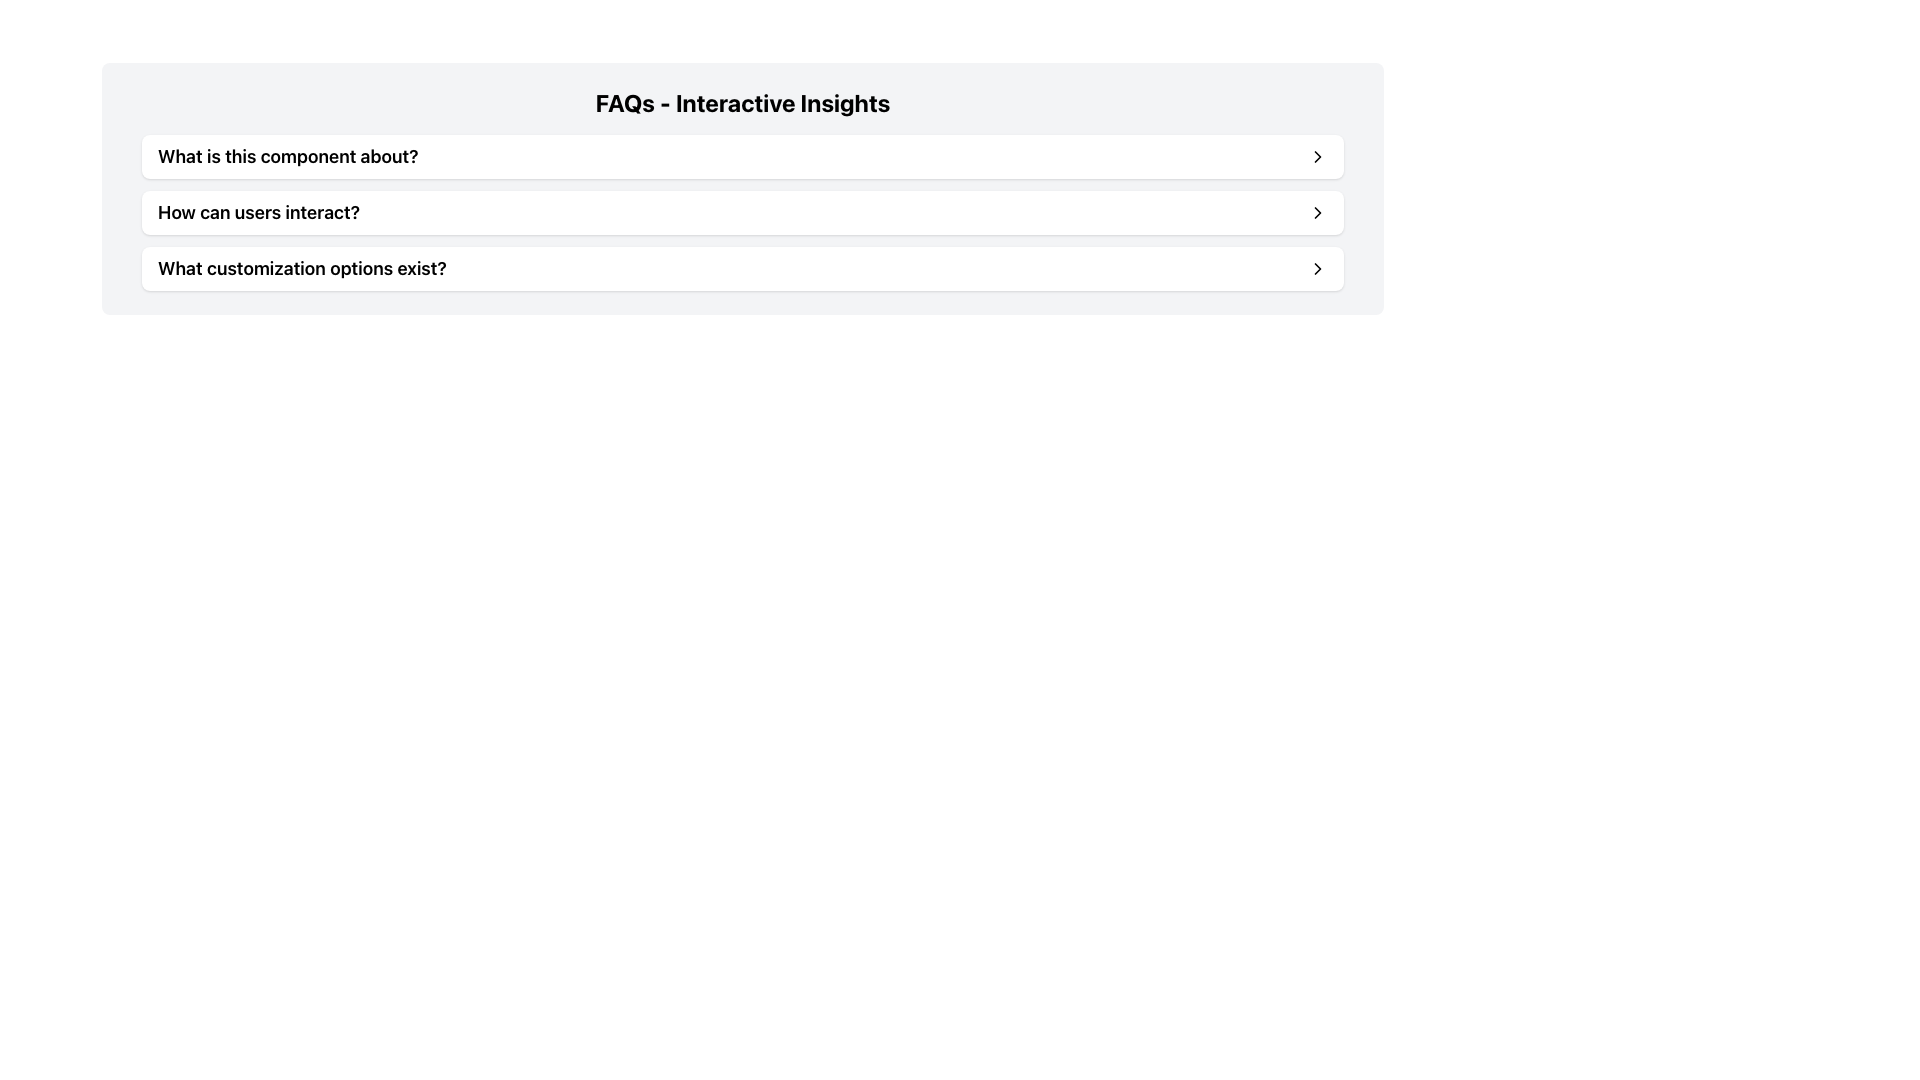  I want to click on the third FAQ option in the 'FAQs - Interactive Insights' section, so click(742, 268).